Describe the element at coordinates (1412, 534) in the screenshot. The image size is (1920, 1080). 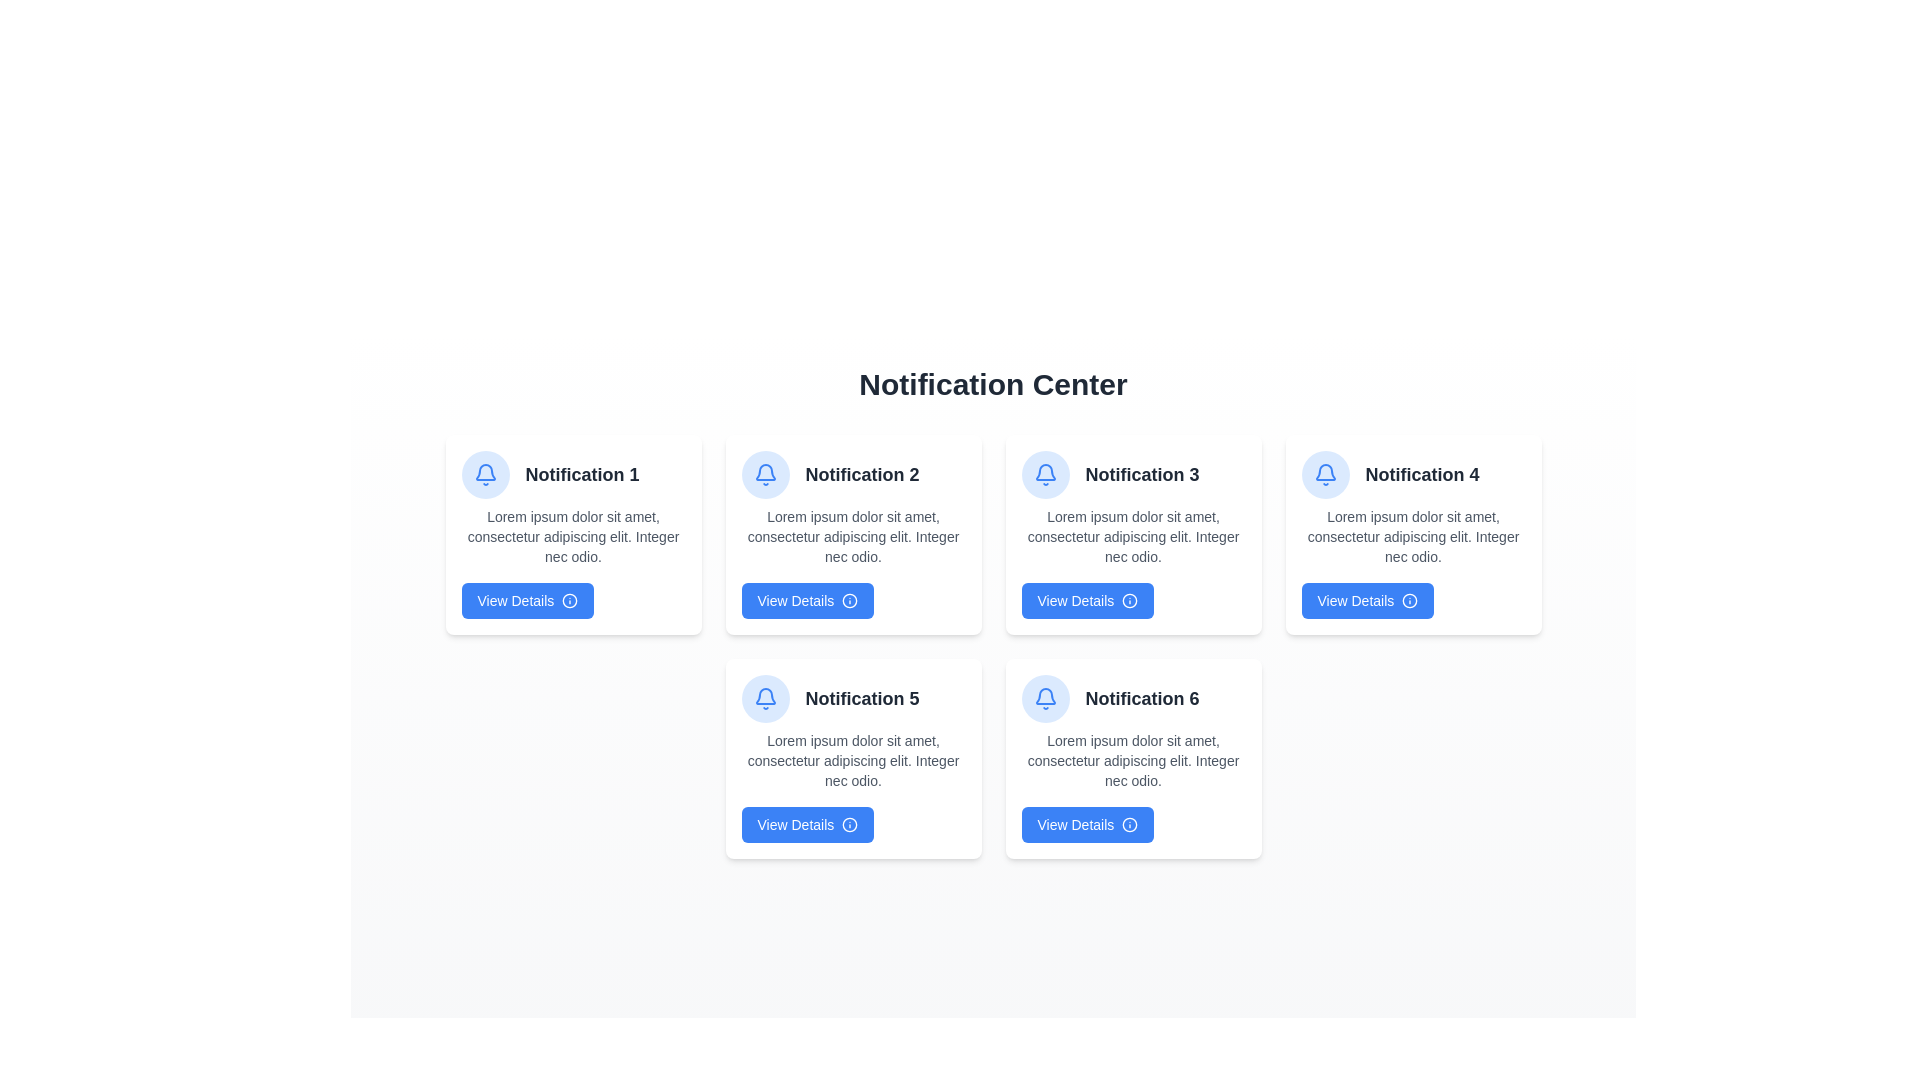
I see `the fourth notification card located in the second row and last column of the layout grid` at that location.